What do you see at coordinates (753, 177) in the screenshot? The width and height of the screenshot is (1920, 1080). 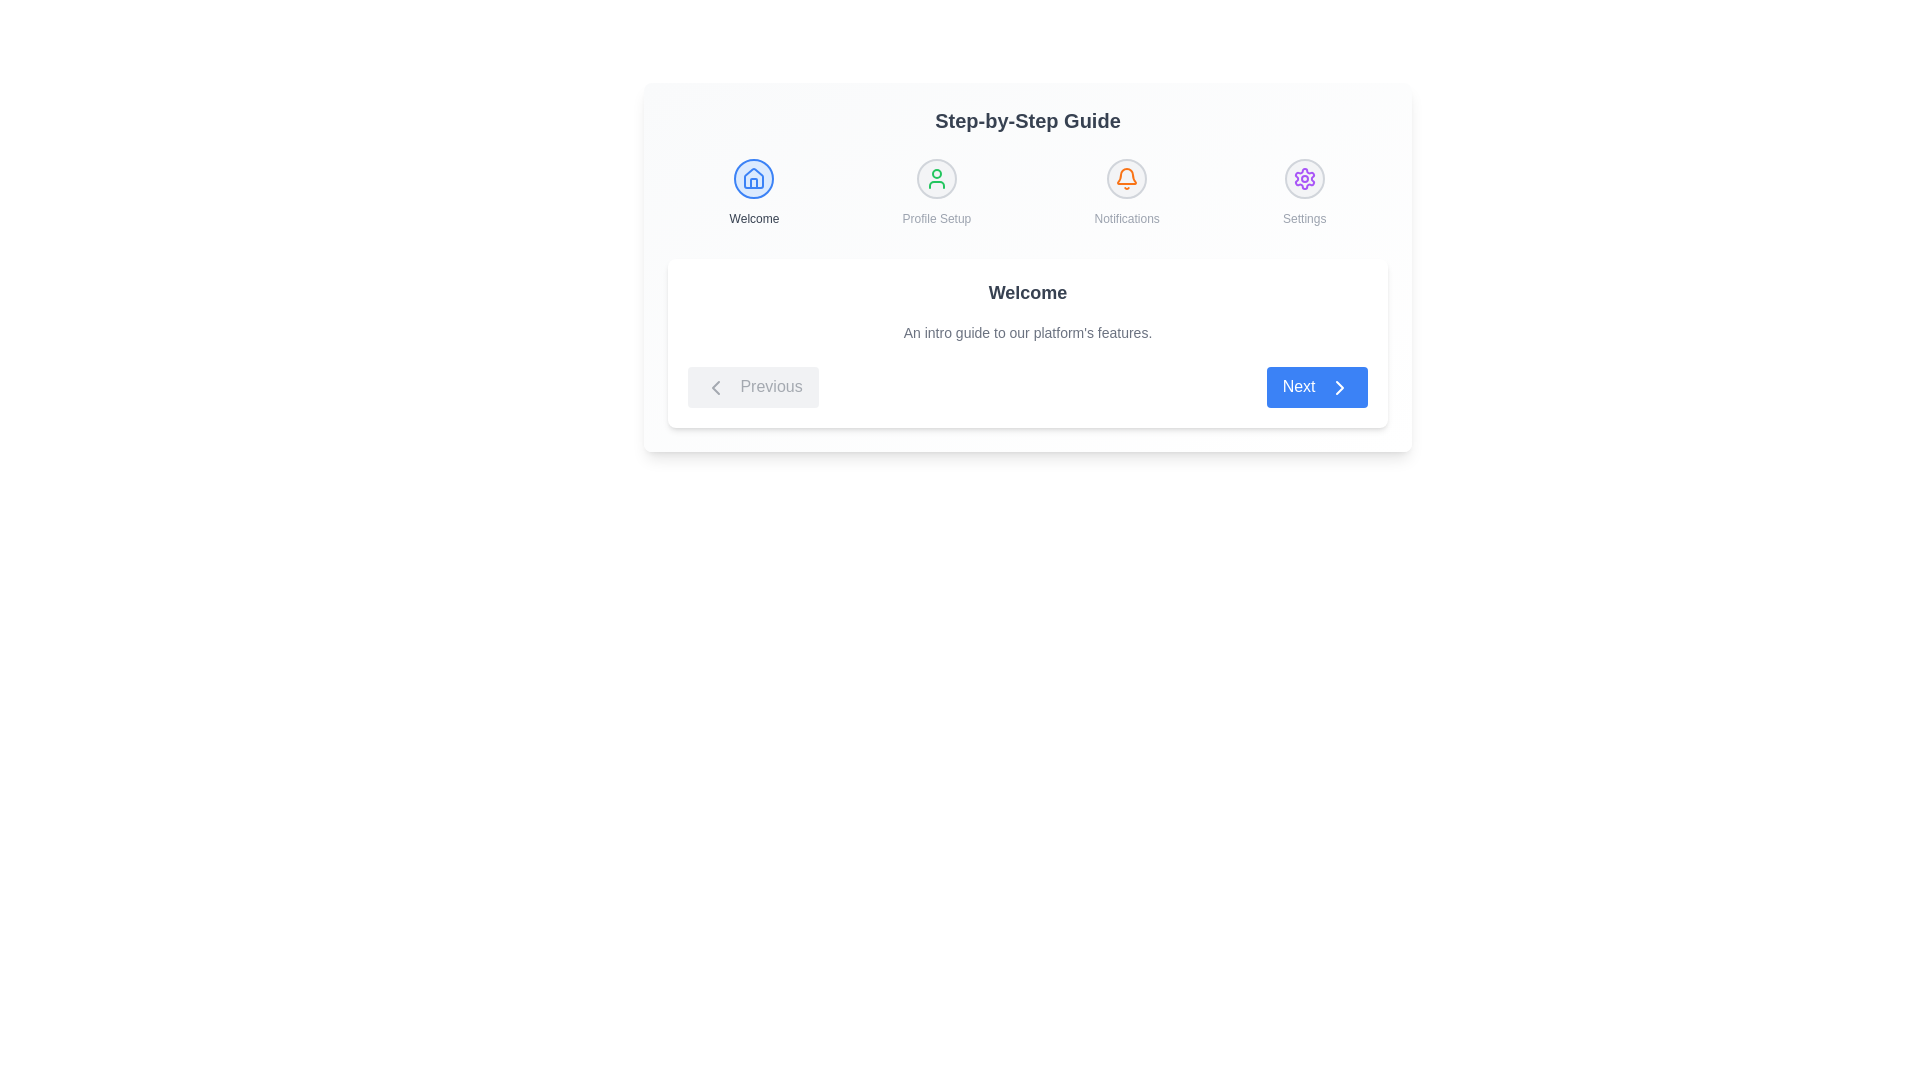 I see `the circular icon with a blue border and background containing a minimalistic house illustration, located above the 'Welcome' label` at bounding box center [753, 177].